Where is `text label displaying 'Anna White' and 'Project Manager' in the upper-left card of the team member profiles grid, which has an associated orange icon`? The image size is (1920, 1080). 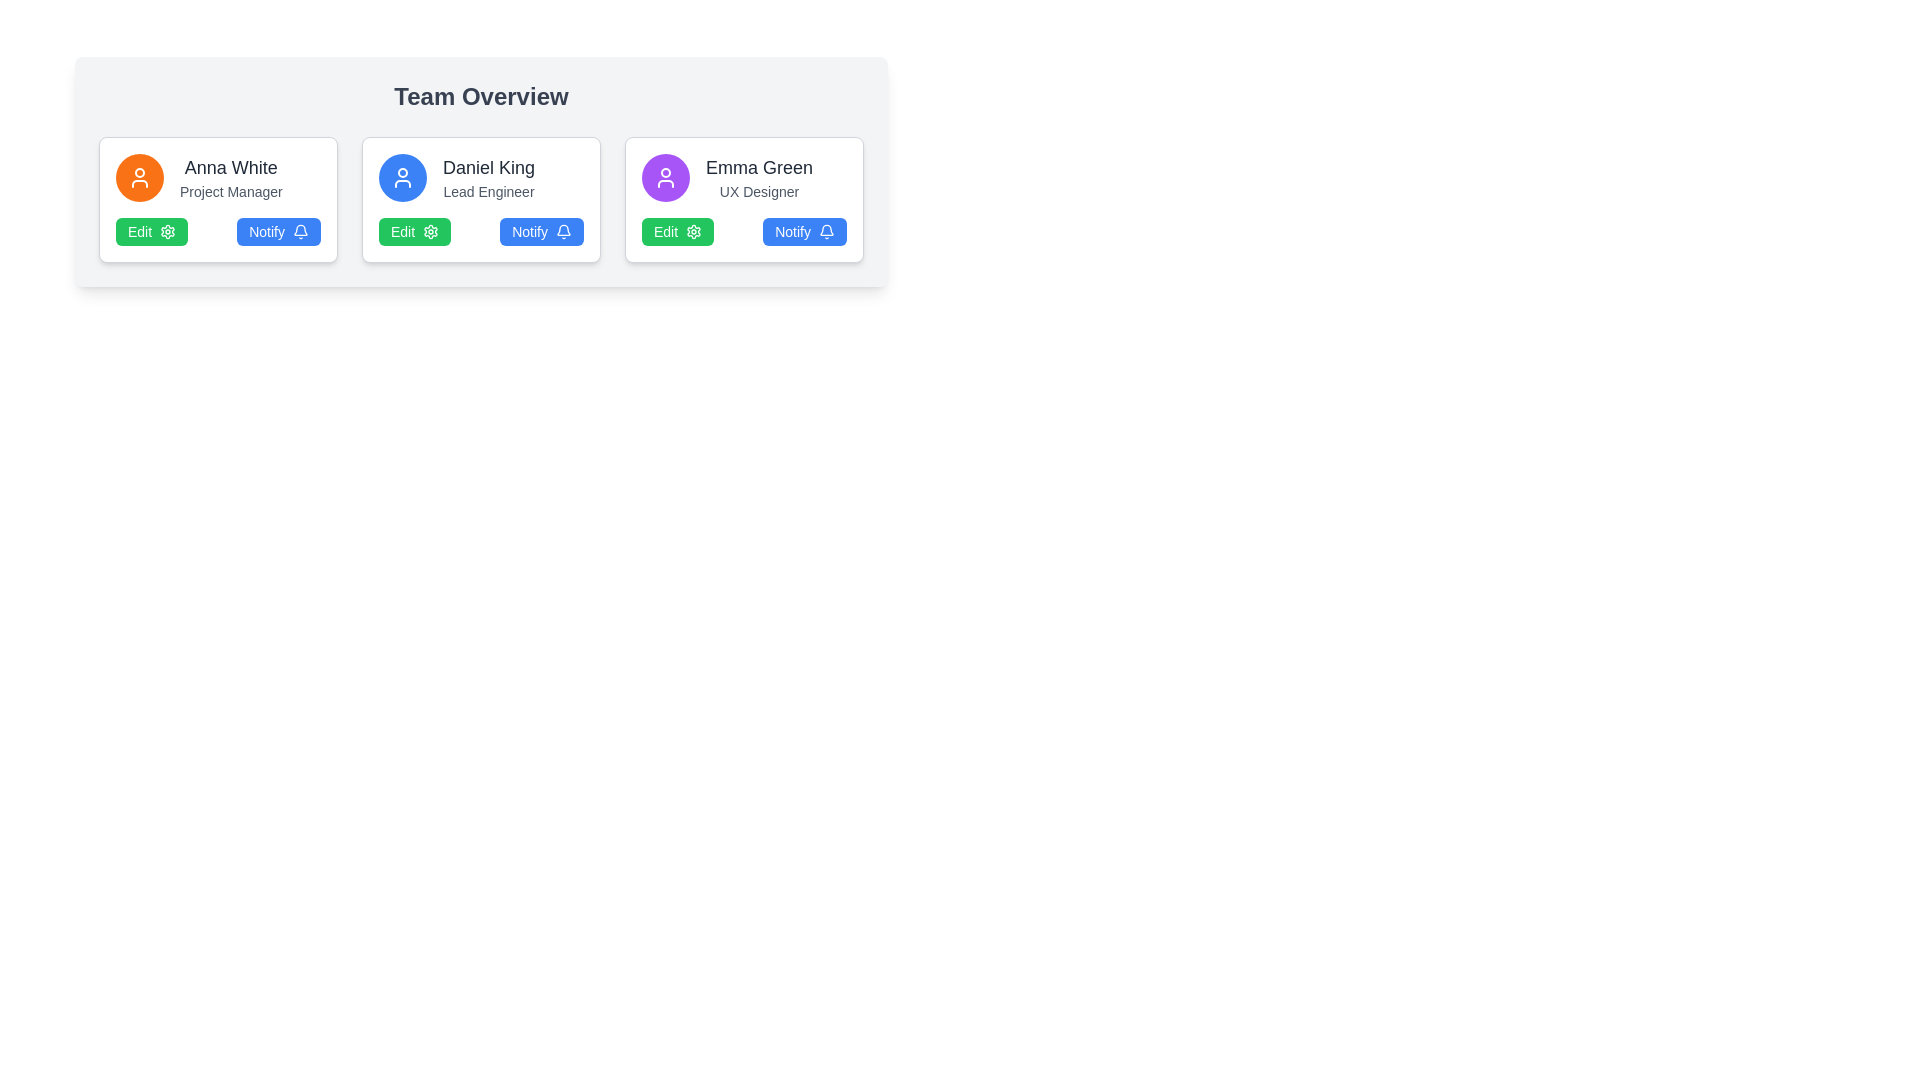
text label displaying 'Anna White' and 'Project Manager' in the upper-left card of the team member profiles grid, which has an associated orange icon is located at coordinates (218, 176).